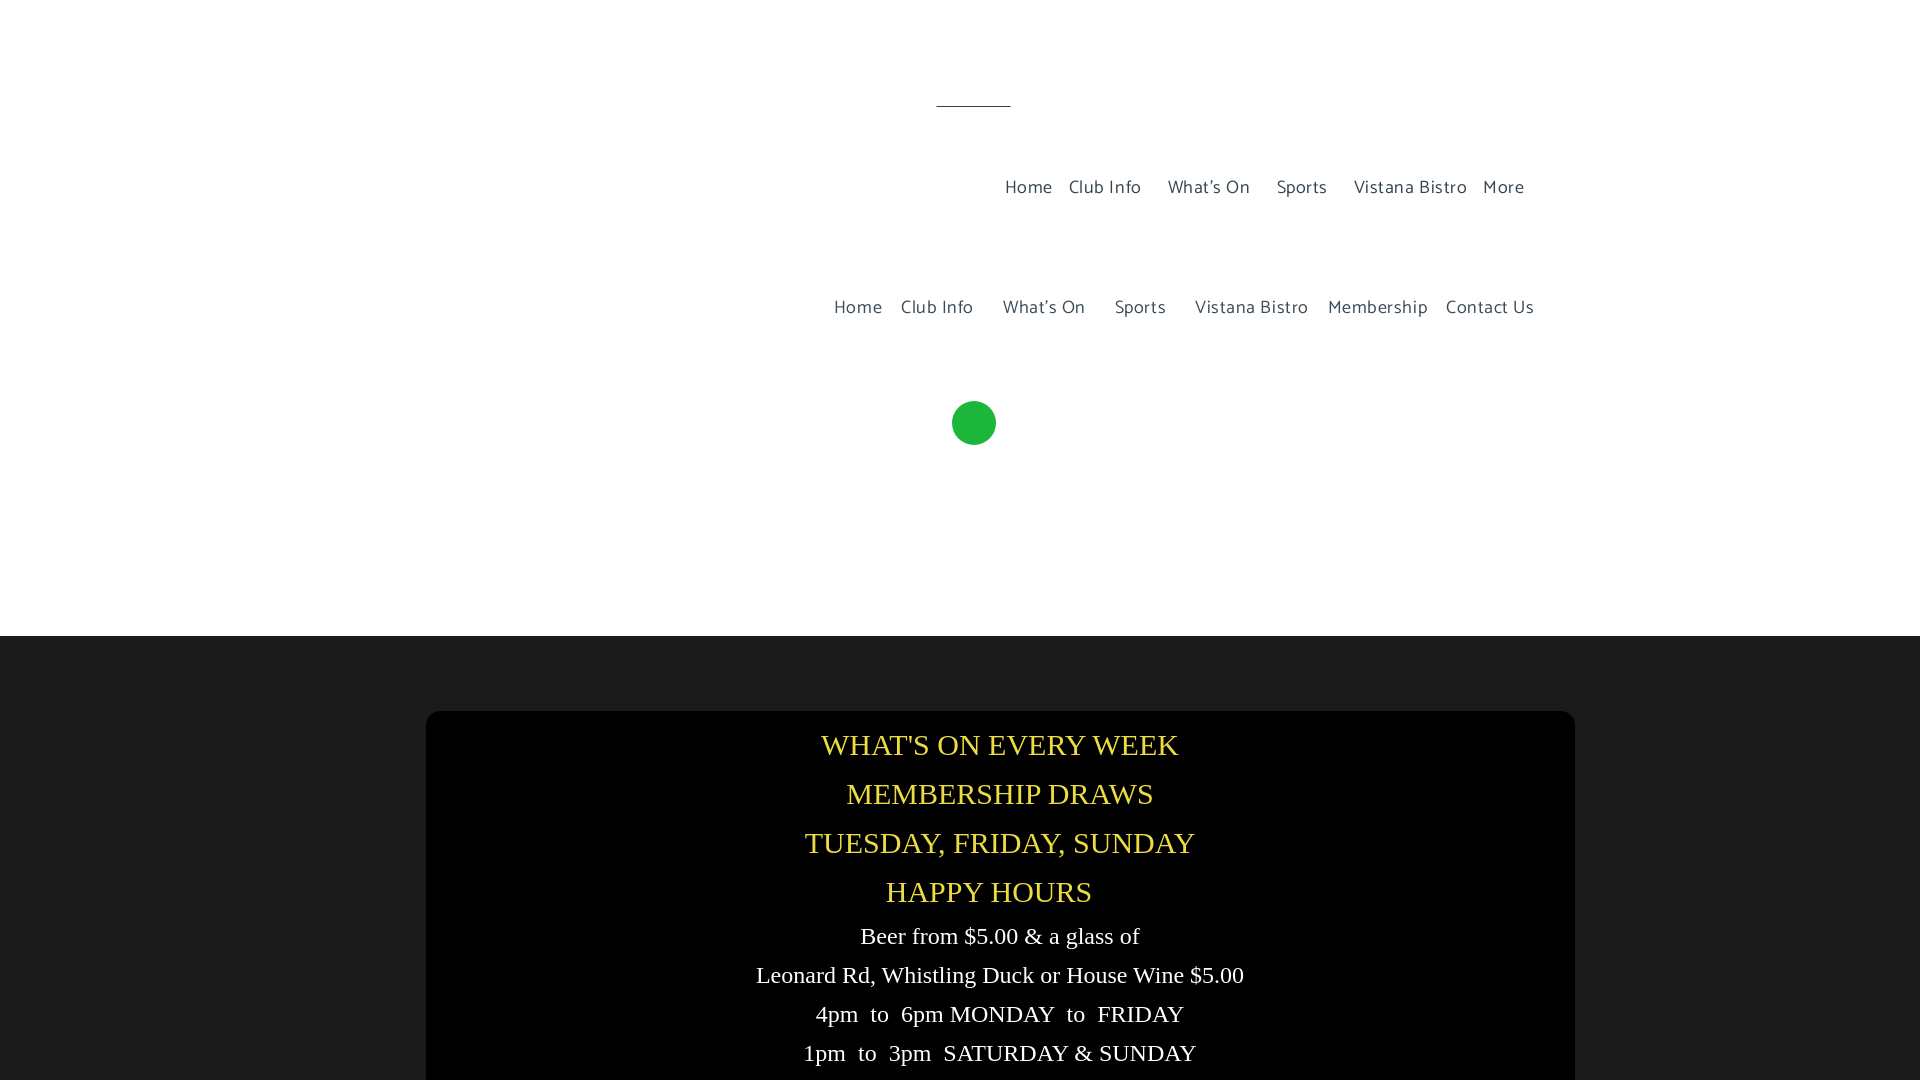  I want to click on 'Club Info', so click(931, 308).